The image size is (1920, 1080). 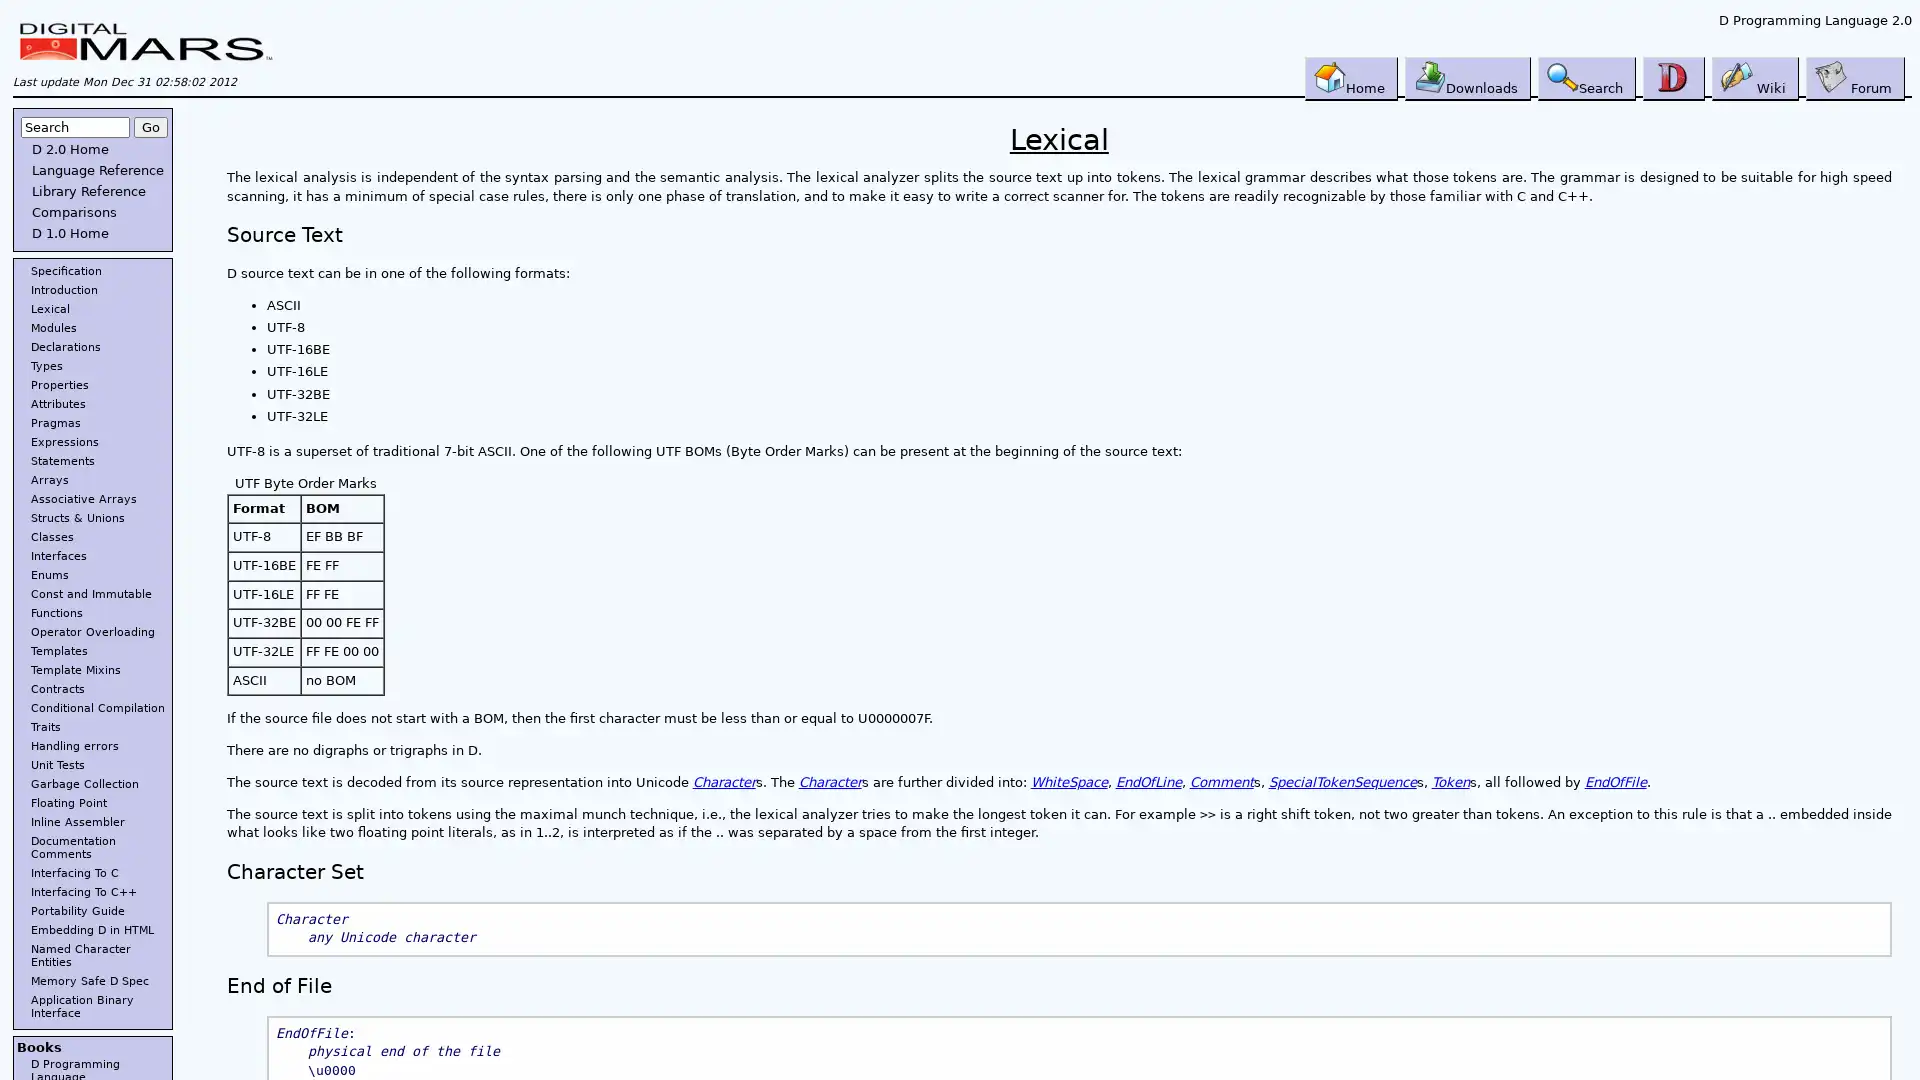 What do you see at coordinates (149, 126) in the screenshot?
I see `Go` at bounding box center [149, 126].